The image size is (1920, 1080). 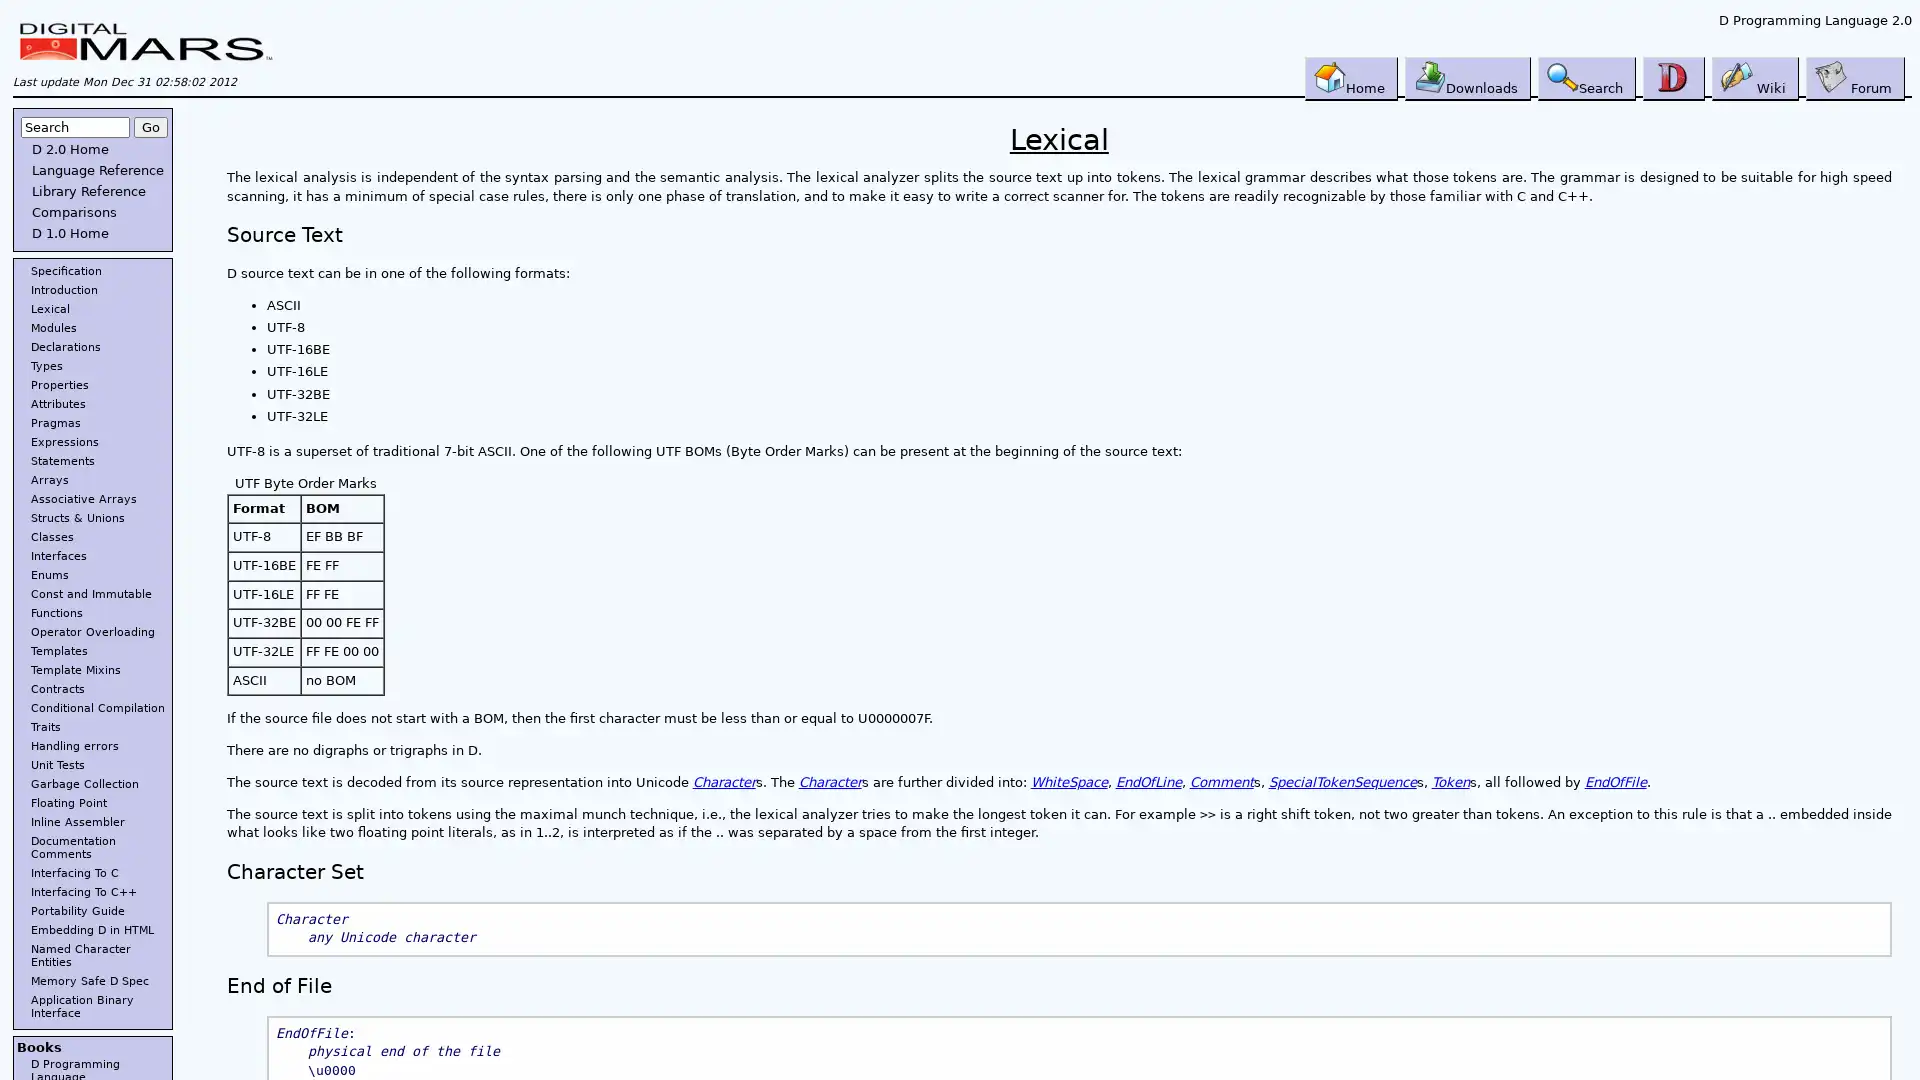 What do you see at coordinates (149, 126) in the screenshot?
I see `Go` at bounding box center [149, 126].